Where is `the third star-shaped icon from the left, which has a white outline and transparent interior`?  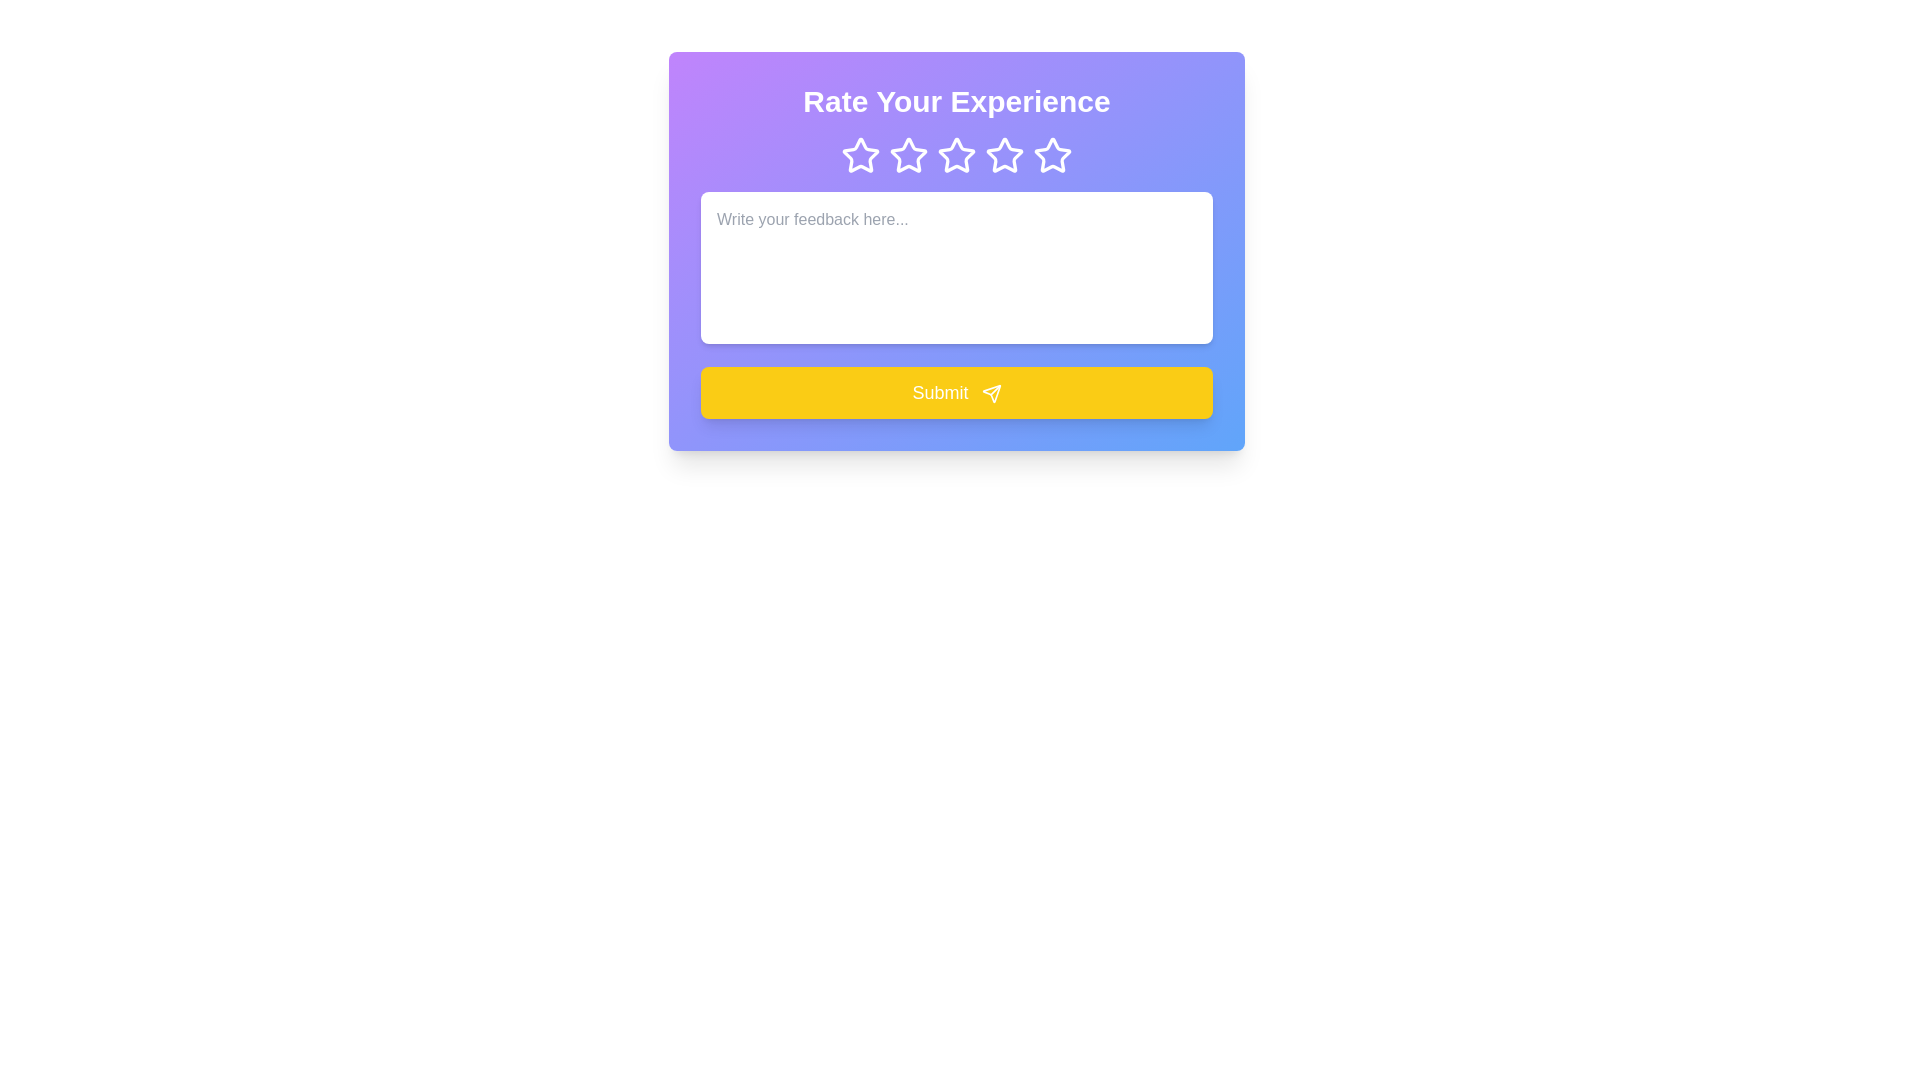 the third star-shaped icon from the left, which has a white outline and transparent interior is located at coordinates (1003, 153).